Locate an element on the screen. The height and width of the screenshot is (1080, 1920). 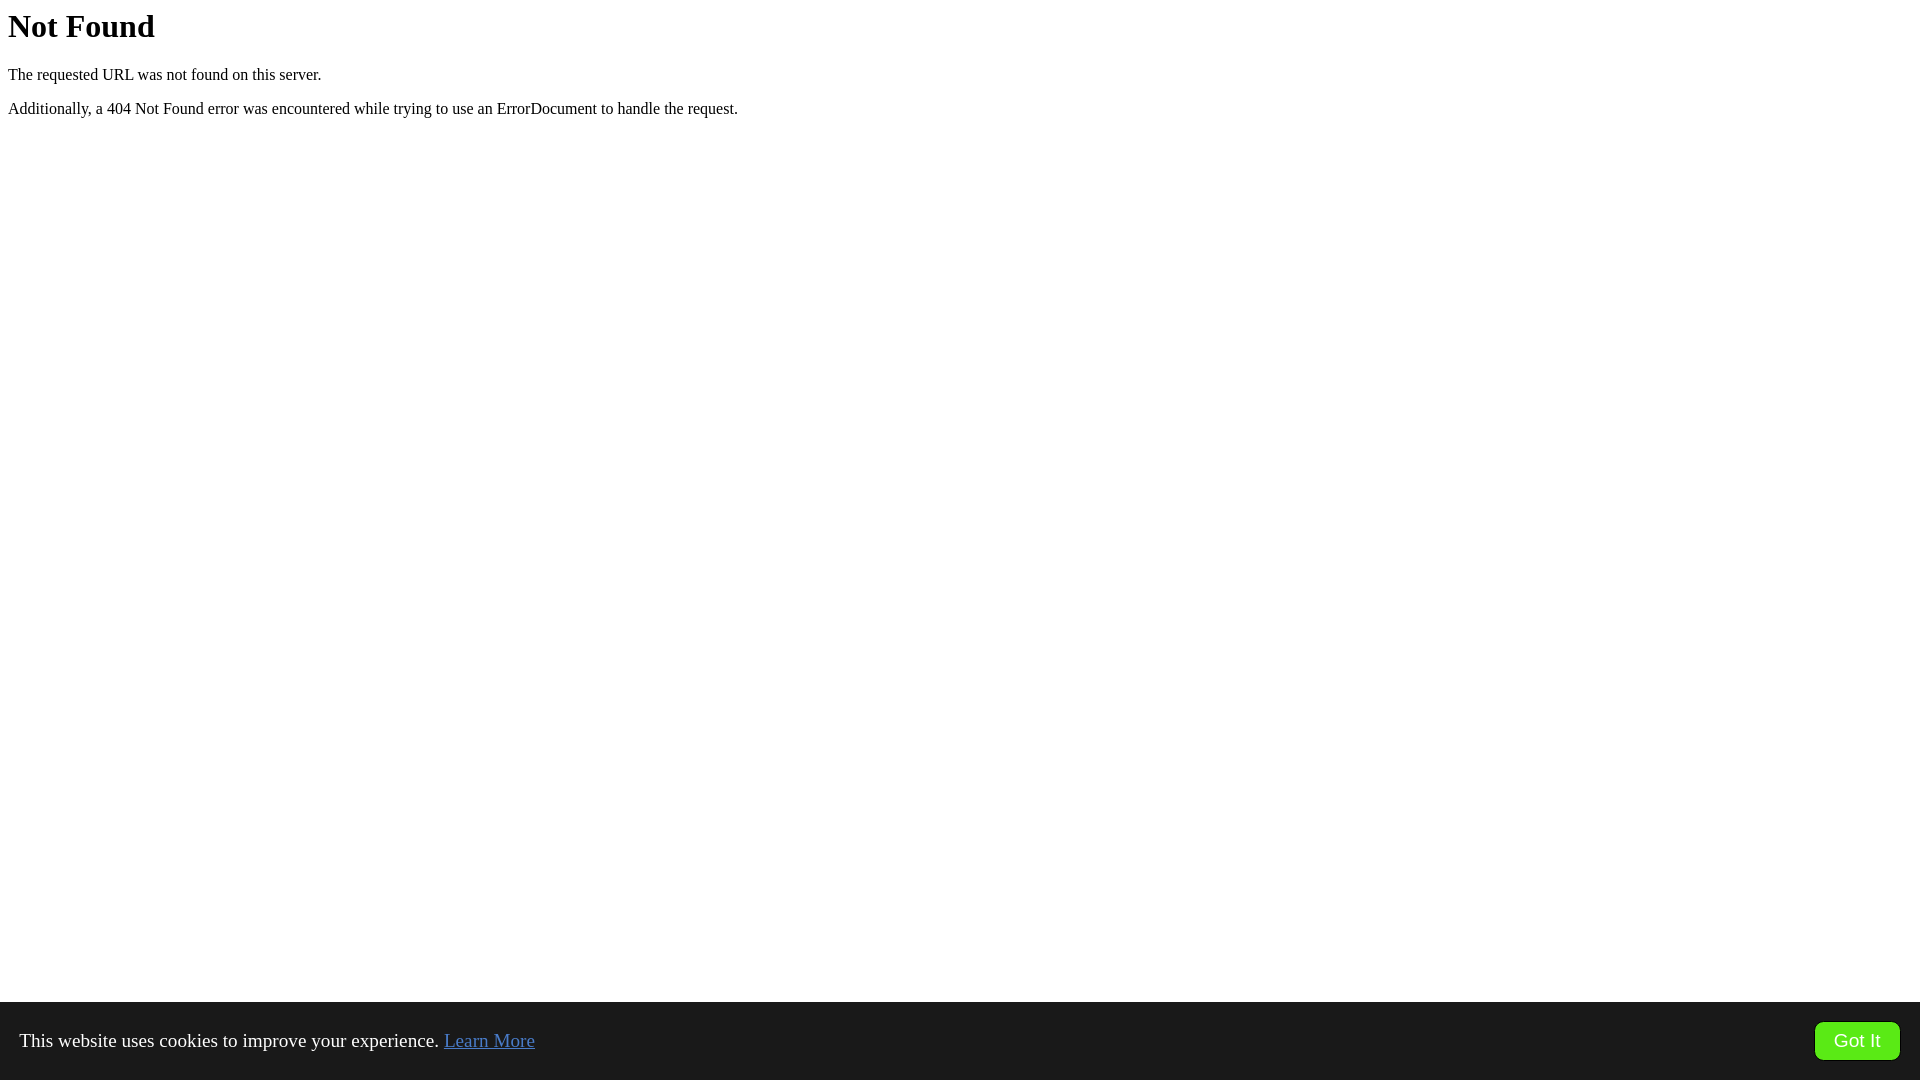
'Learn More' is located at coordinates (489, 1039).